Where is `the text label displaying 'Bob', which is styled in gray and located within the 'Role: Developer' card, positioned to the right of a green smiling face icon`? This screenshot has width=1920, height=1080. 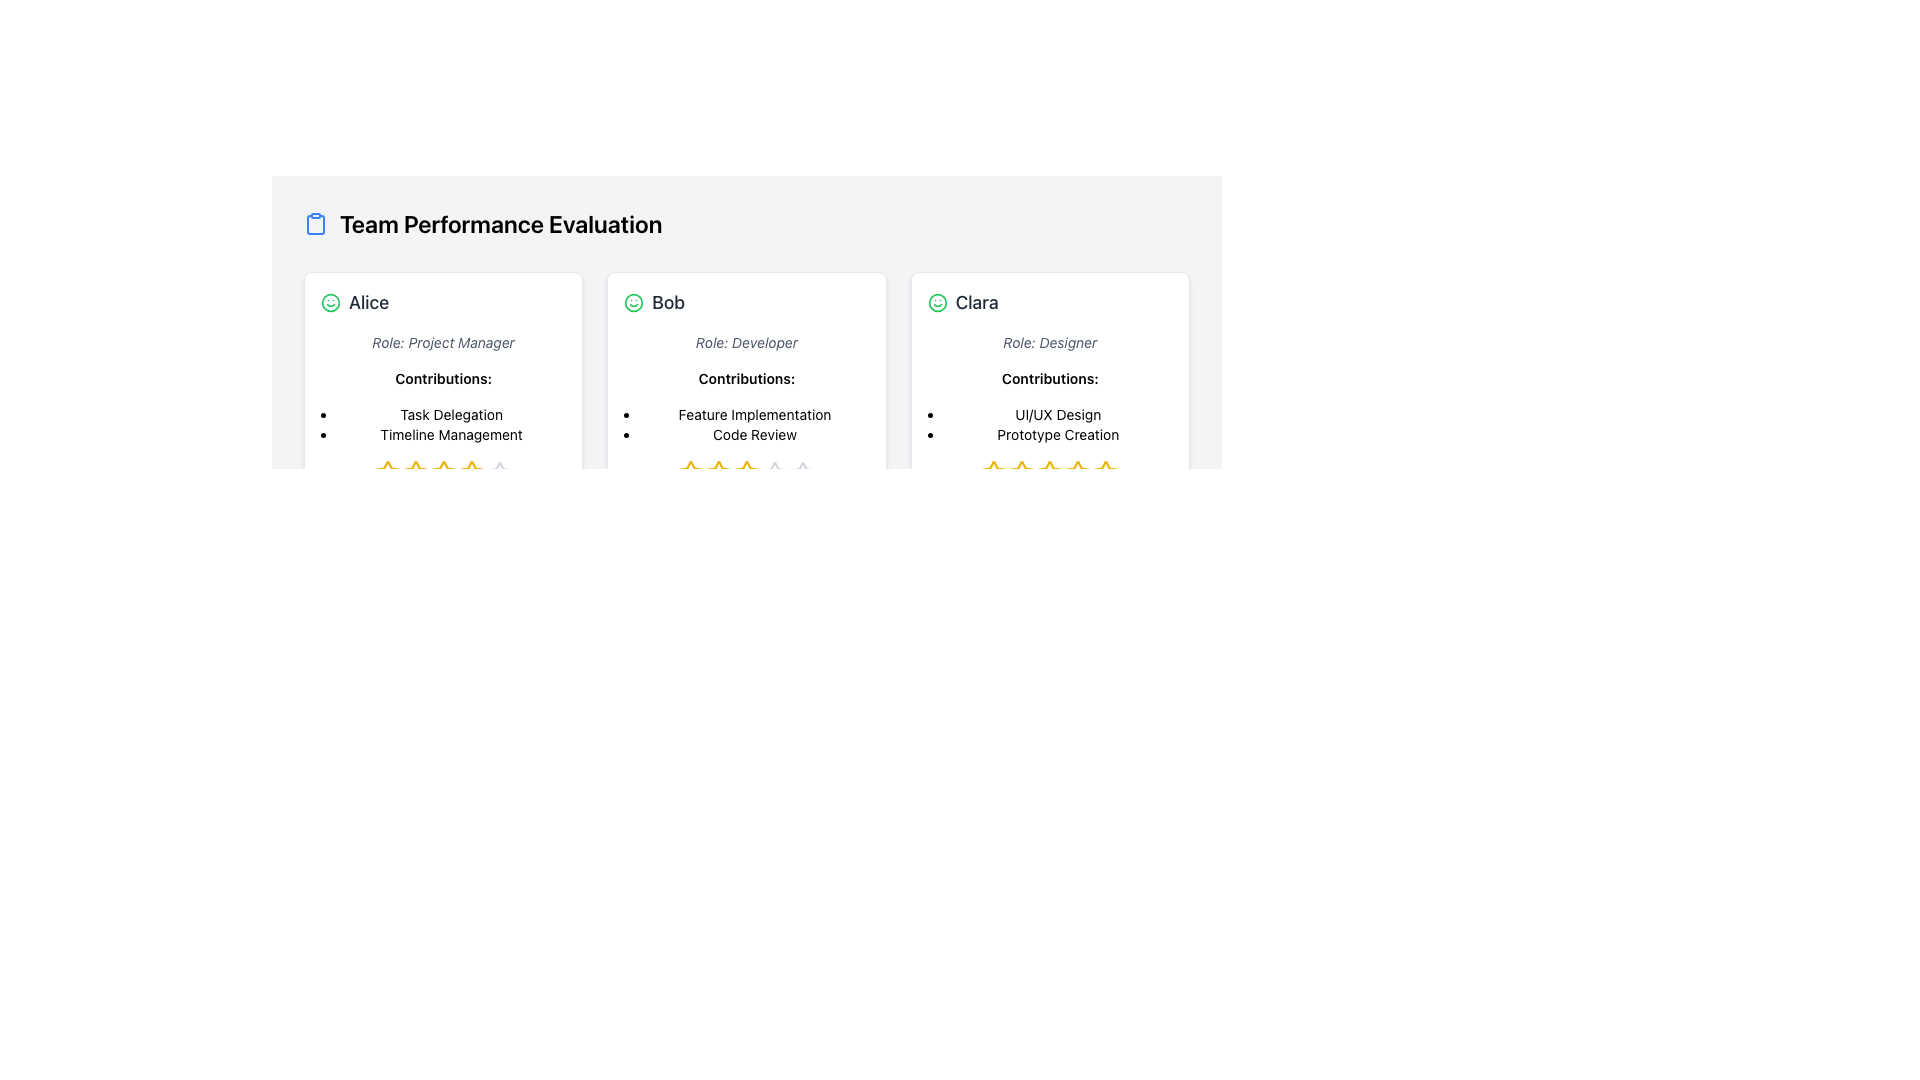
the text label displaying 'Bob', which is styled in gray and located within the 'Role: Developer' card, positioned to the right of a green smiling face icon is located at coordinates (668, 303).